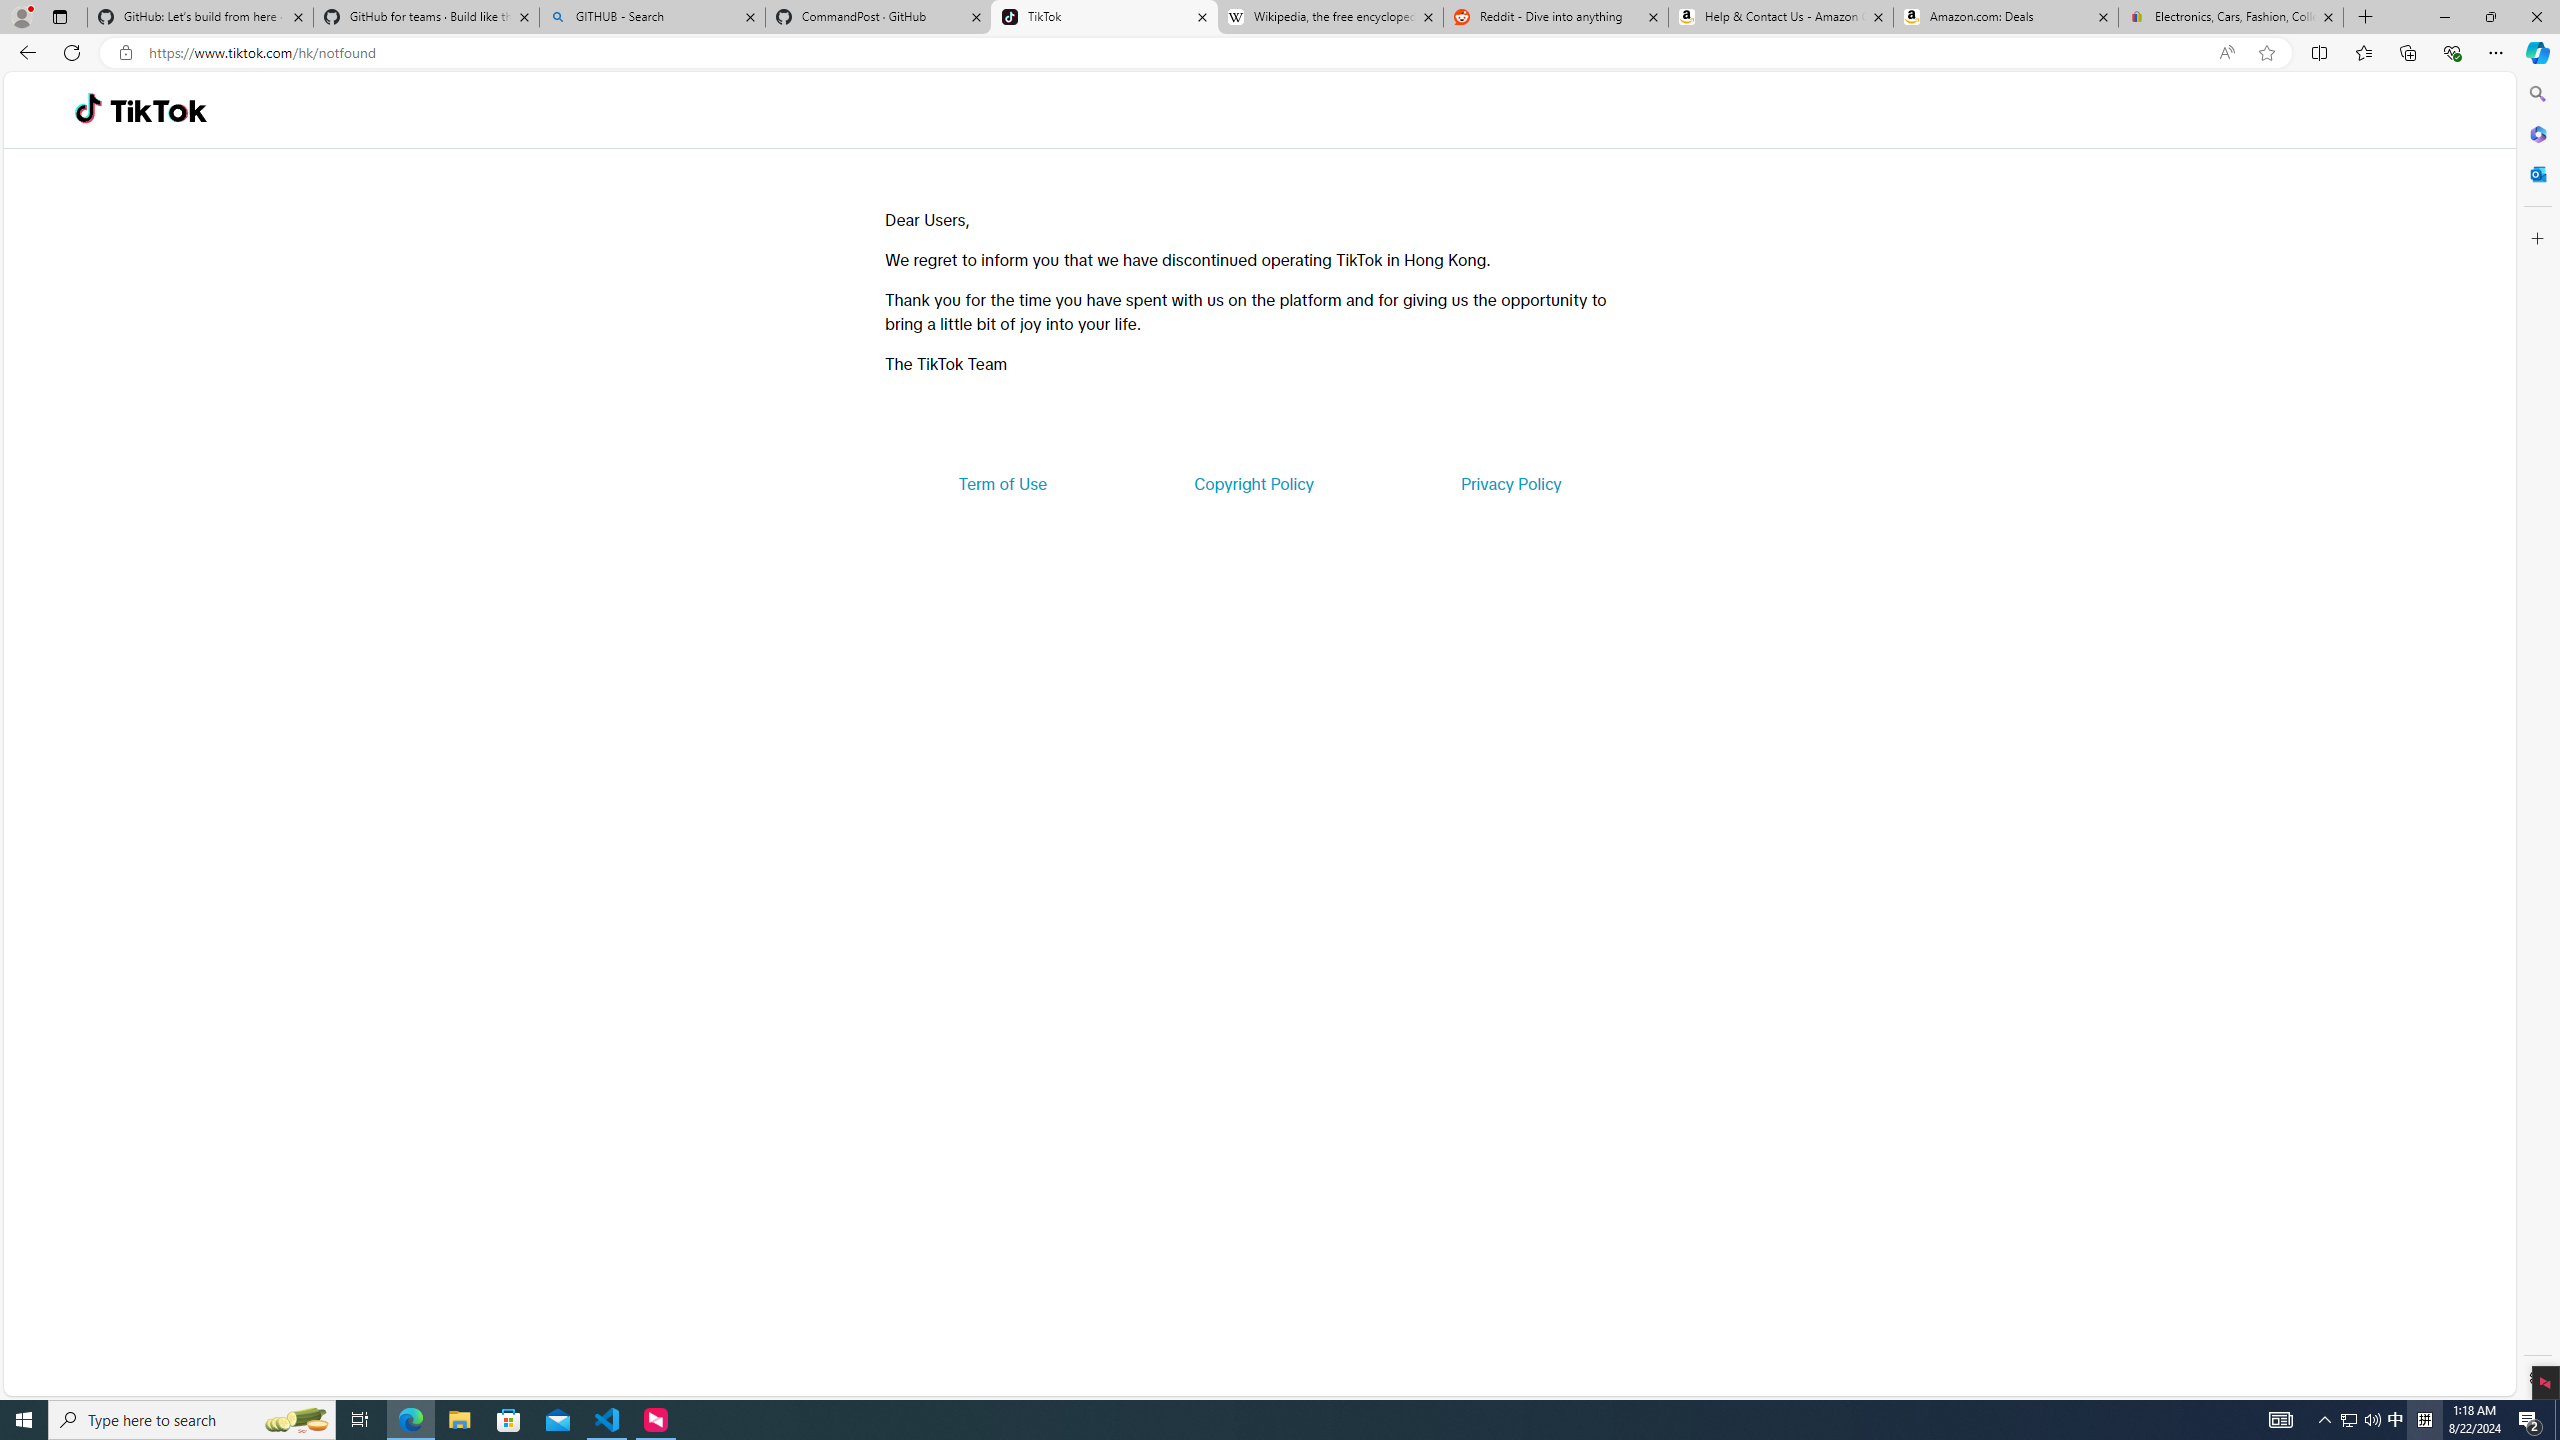  I want to click on 'Read aloud this page (Ctrl+Shift+U)', so click(2226, 53).